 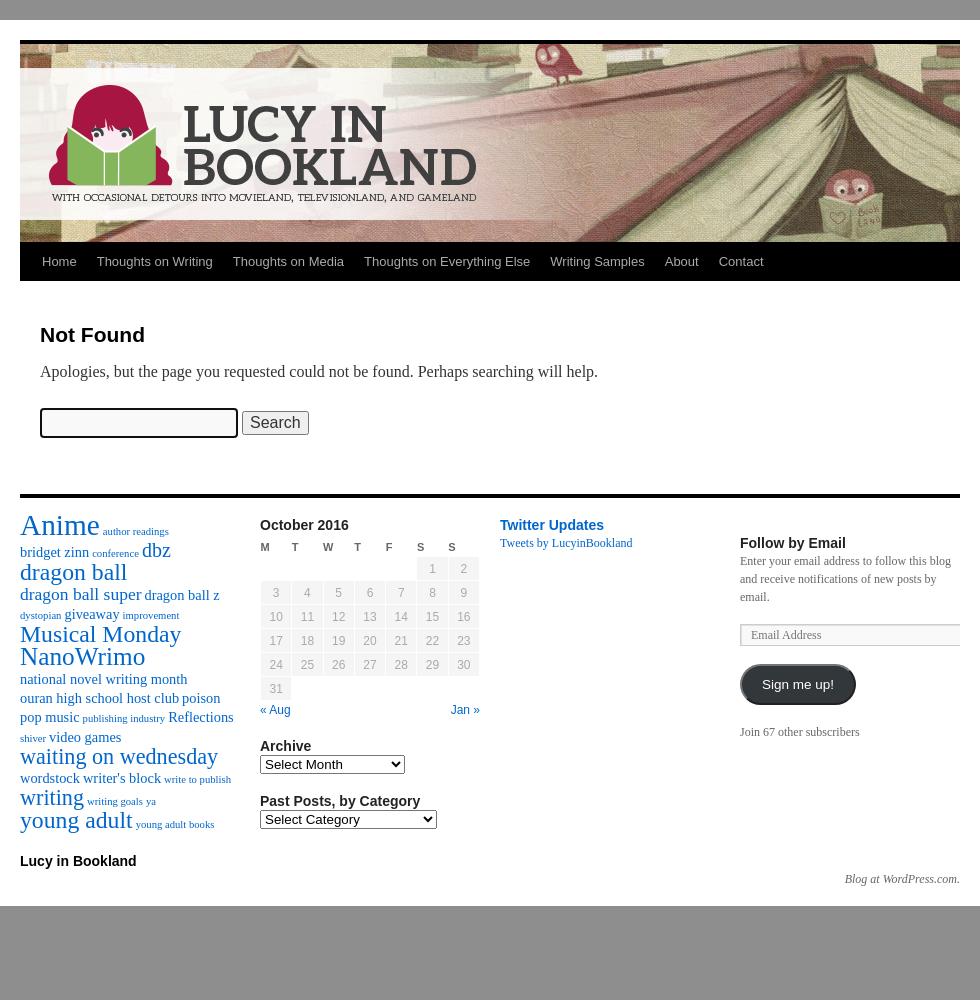 I want to click on 'W', so click(x=323, y=547).